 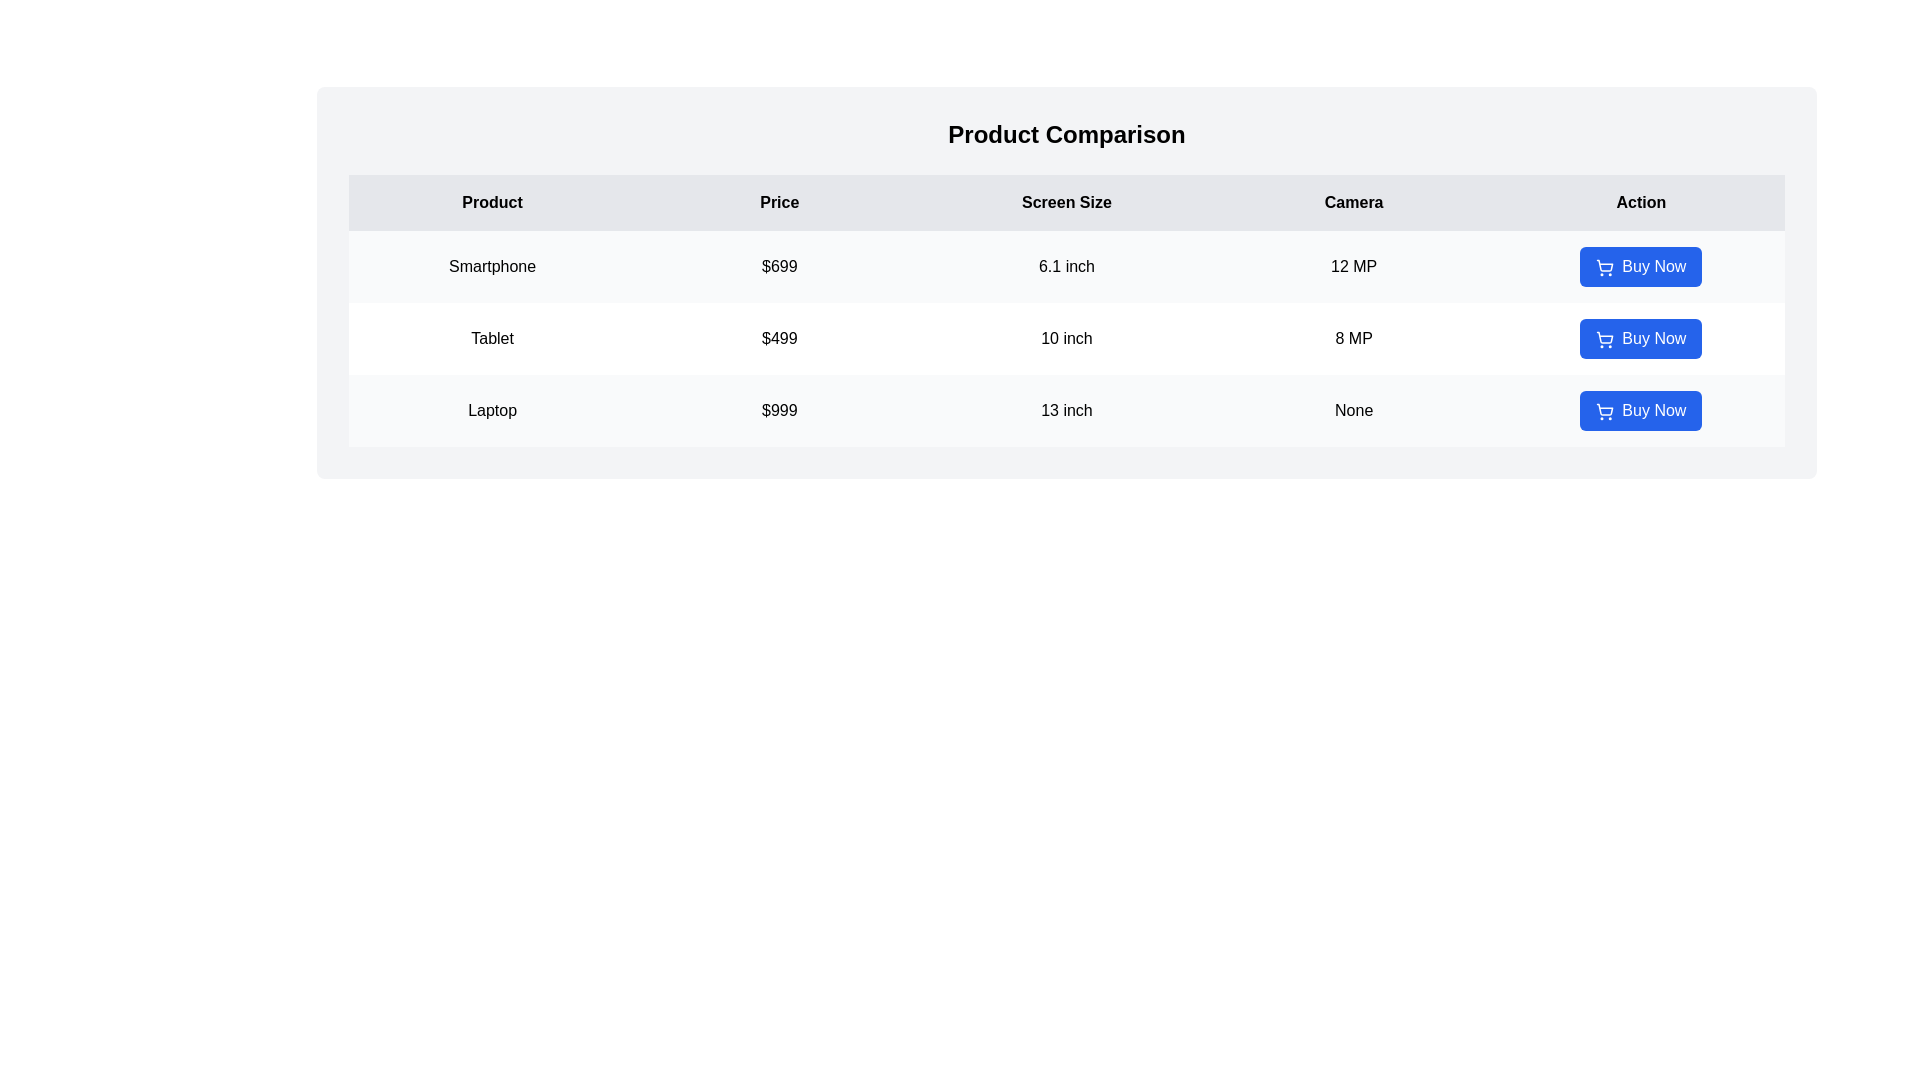 I want to click on 'Buy Now' button for the product specified by Laptop, so click(x=1641, y=410).